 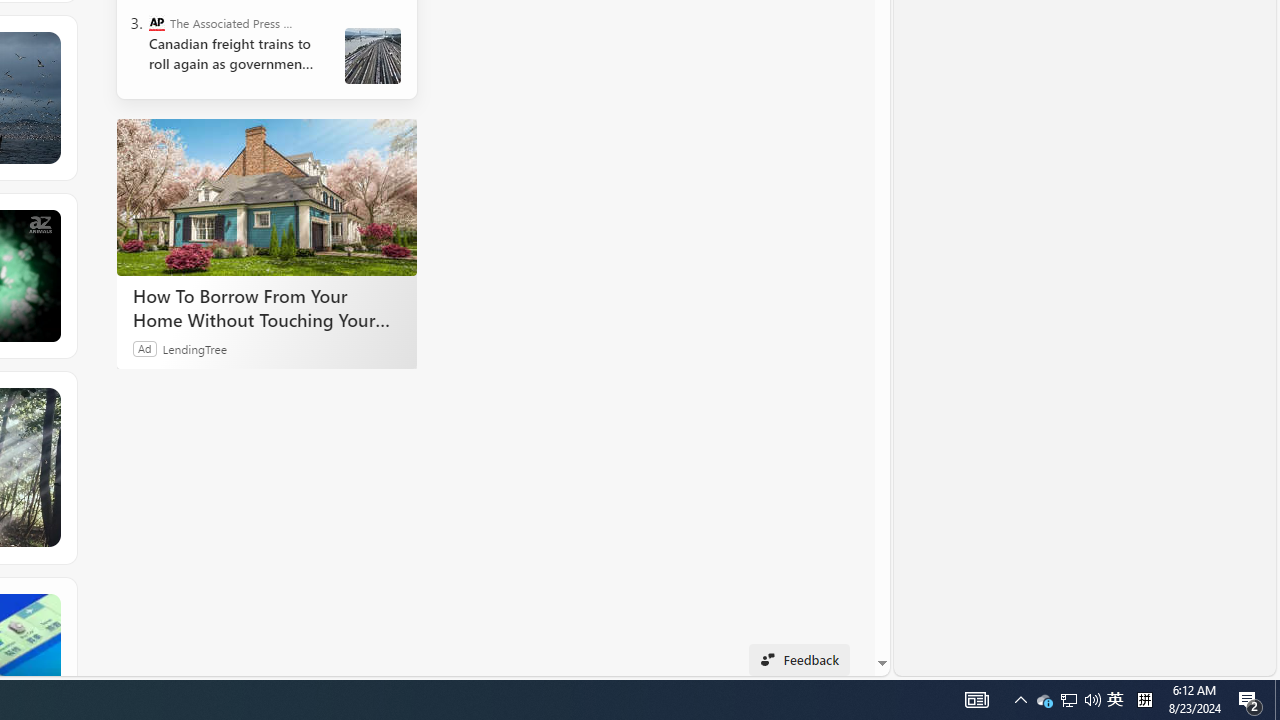 What do you see at coordinates (373, 55) in the screenshot?
I see `' Canada Railroads Unions'` at bounding box center [373, 55].